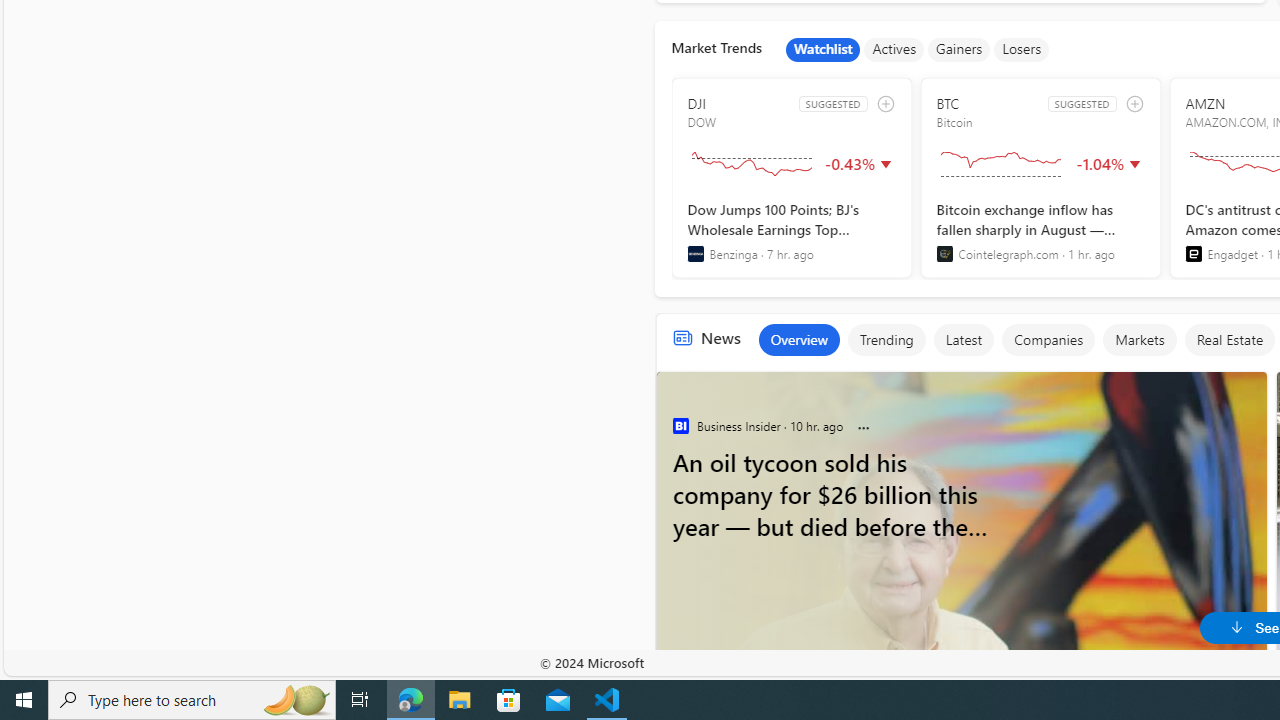 Image resolution: width=1280 pixels, height=720 pixels. What do you see at coordinates (943, 253) in the screenshot?
I see `'Cointelegraph.com'` at bounding box center [943, 253].